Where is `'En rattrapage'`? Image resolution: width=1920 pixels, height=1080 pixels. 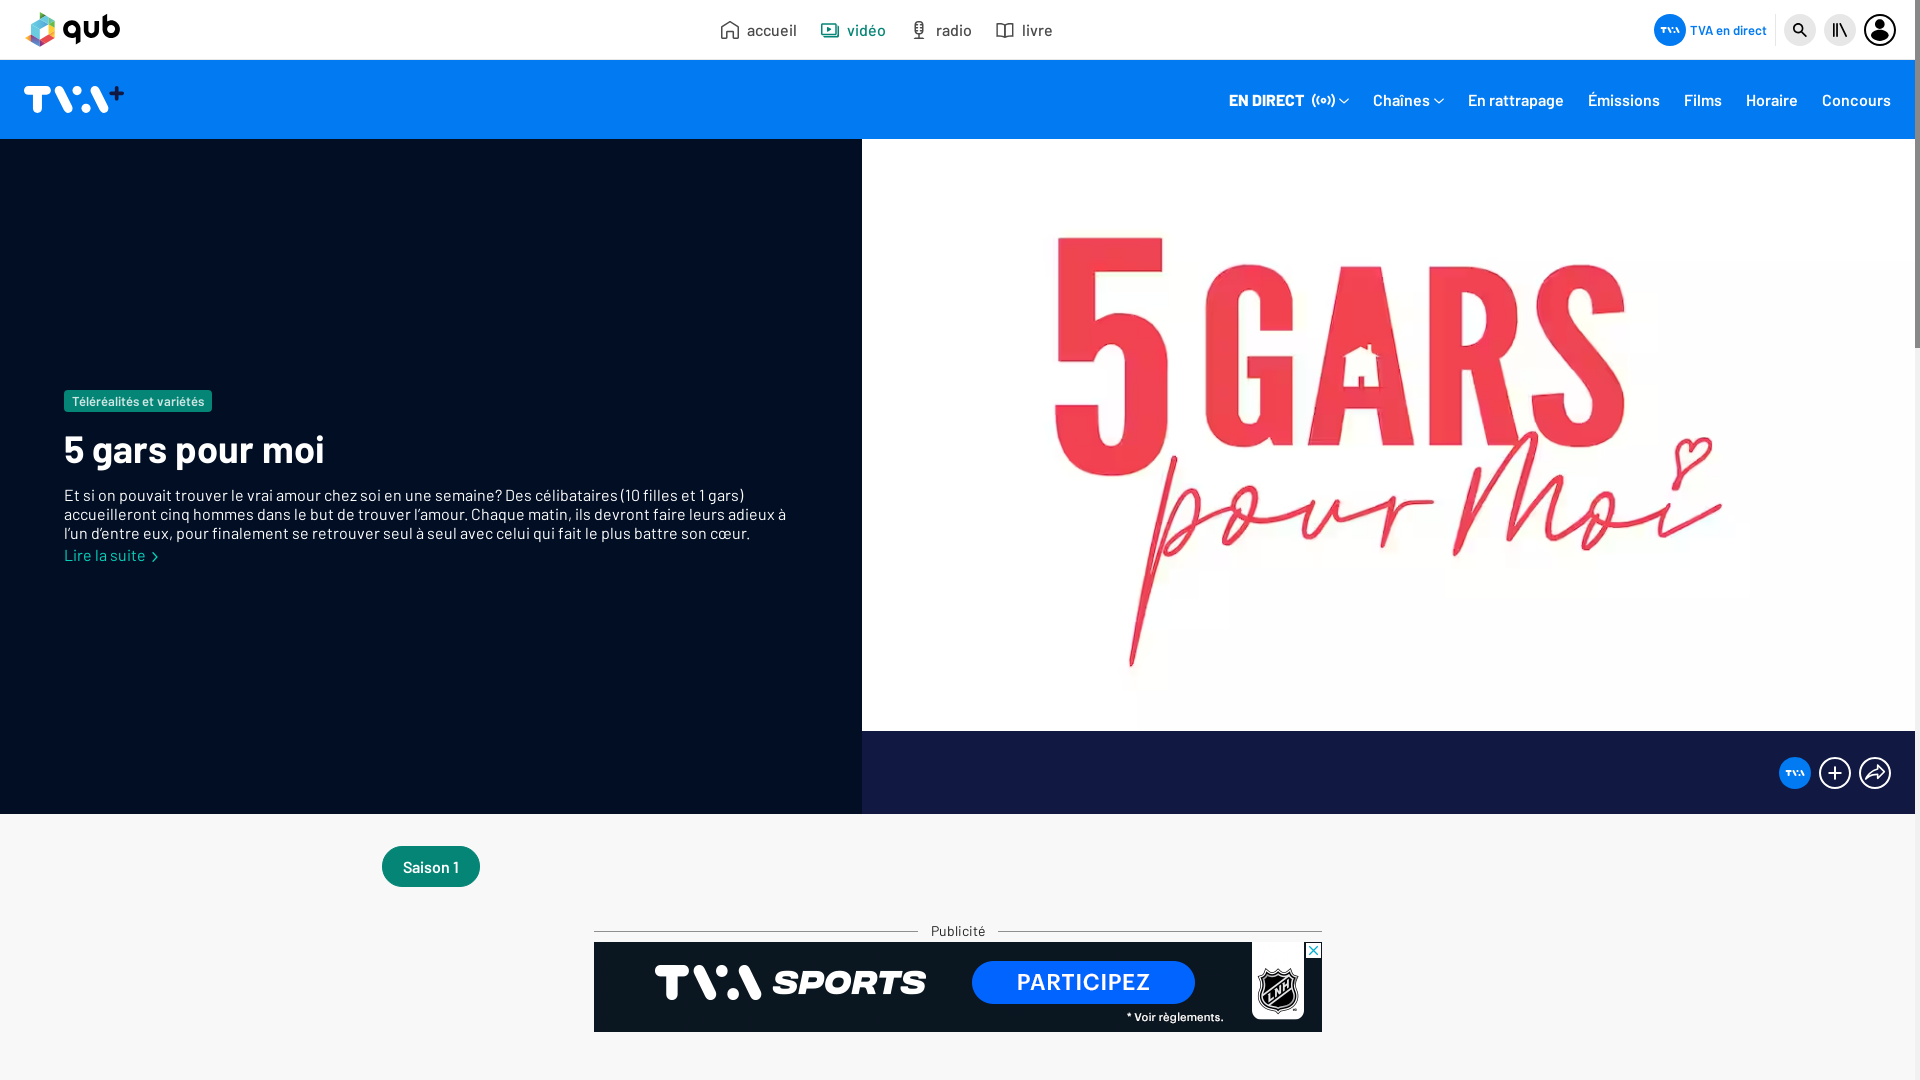 'En rattrapage' is located at coordinates (1516, 101).